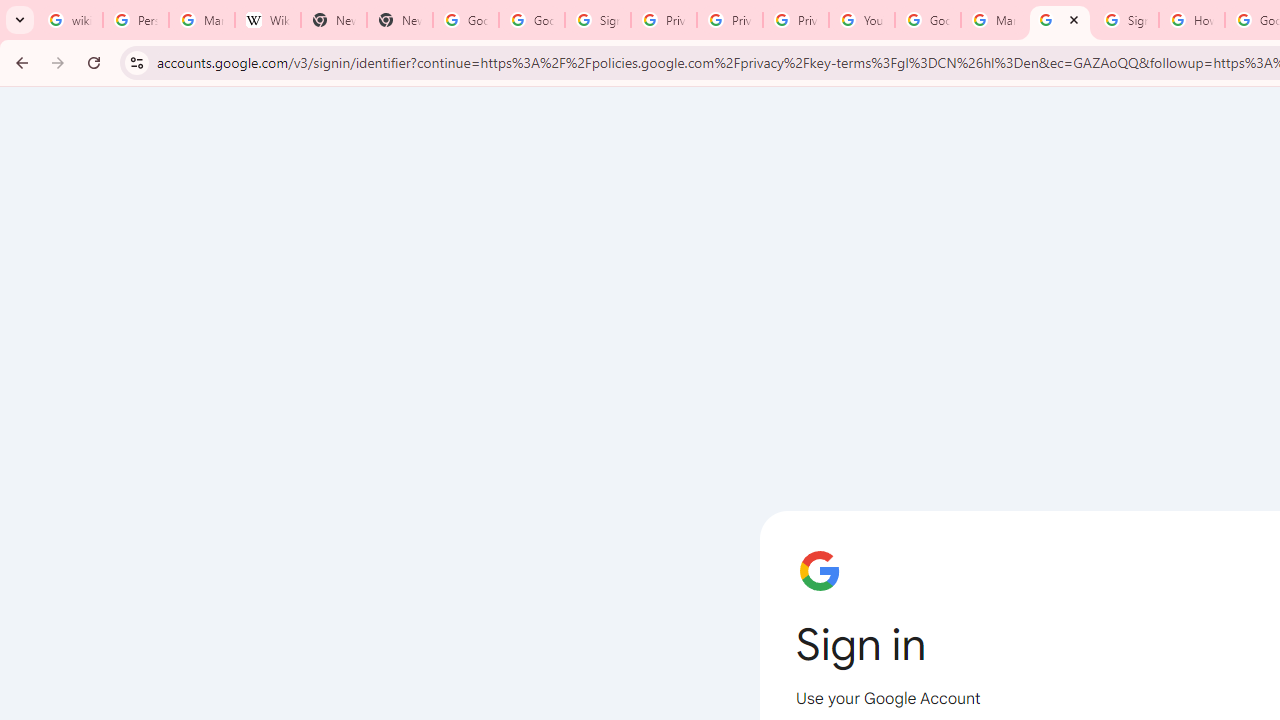 The width and height of the screenshot is (1280, 720). What do you see at coordinates (400, 20) in the screenshot?
I see `'New Tab'` at bounding box center [400, 20].